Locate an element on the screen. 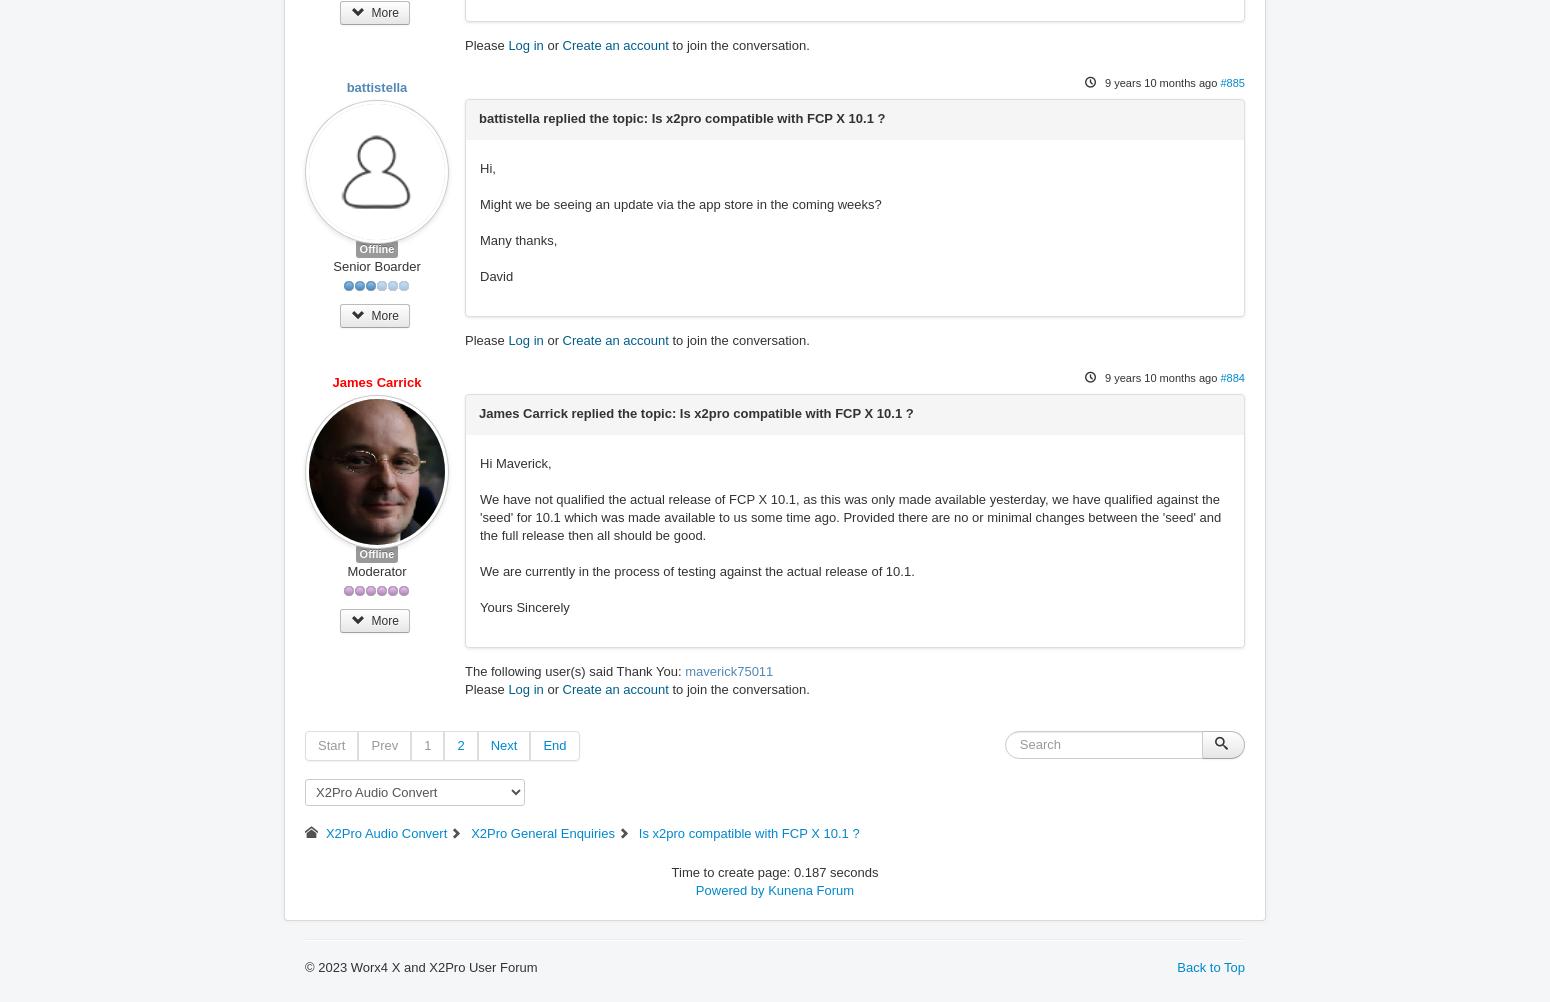 The image size is (1550, 1002). 'We are currently in the process of testing against the actual release of 10.1.' is located at coordinates (696, 571).